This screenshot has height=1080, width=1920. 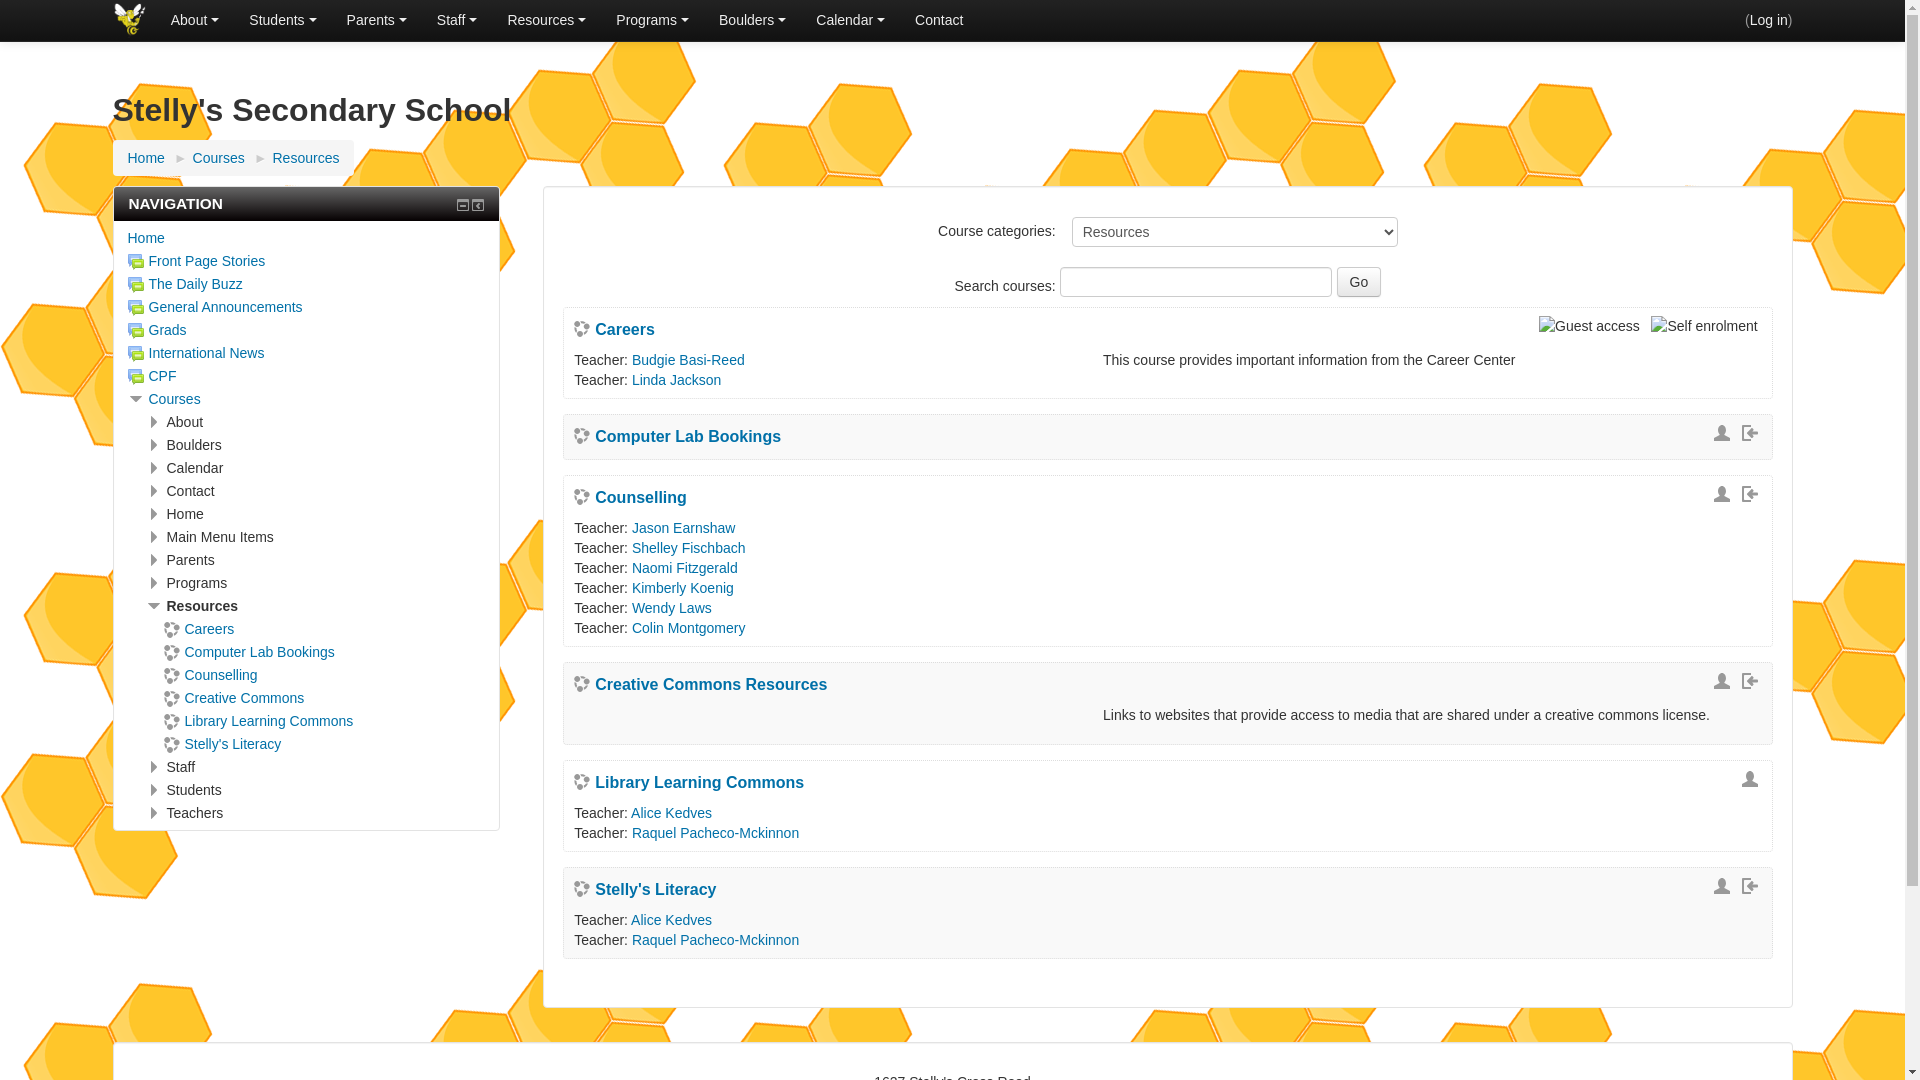 I want to click on 'Budgie Basi-Reed', so click(x=631, y=358).